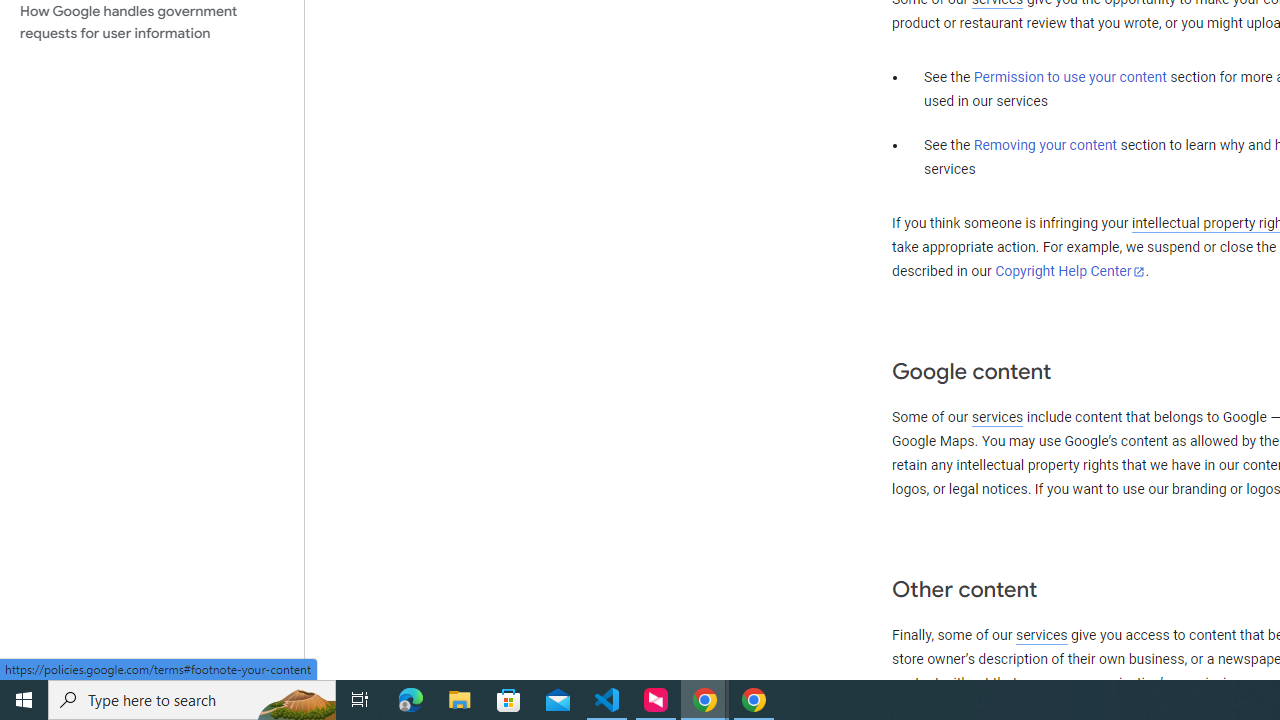  Describe the element at coordinates (1044, 144) in the screenshot. I see `'Removing your content'` at that location.